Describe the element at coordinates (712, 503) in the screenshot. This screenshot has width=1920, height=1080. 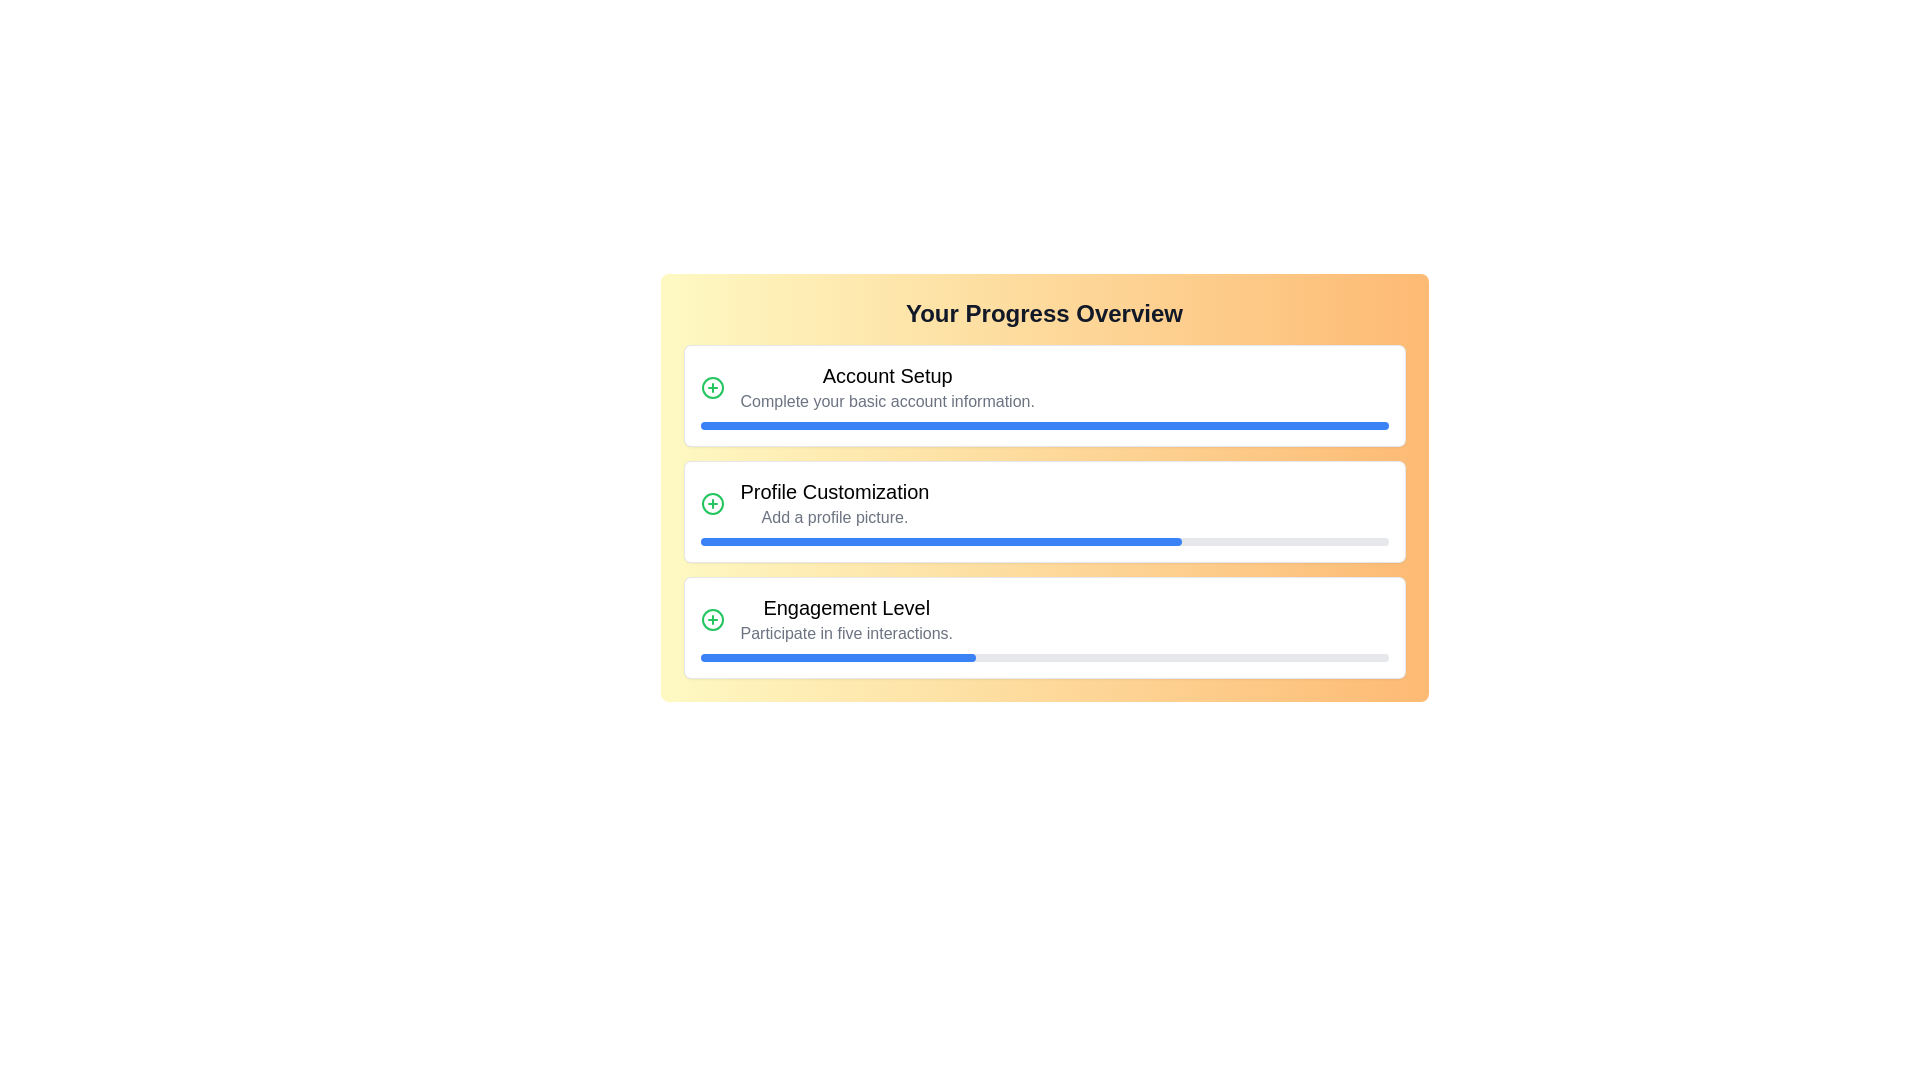
I see `the circular icon with a green outline and a green plus sign, which is adjacent to the 'Profile Customization' text` at that location.